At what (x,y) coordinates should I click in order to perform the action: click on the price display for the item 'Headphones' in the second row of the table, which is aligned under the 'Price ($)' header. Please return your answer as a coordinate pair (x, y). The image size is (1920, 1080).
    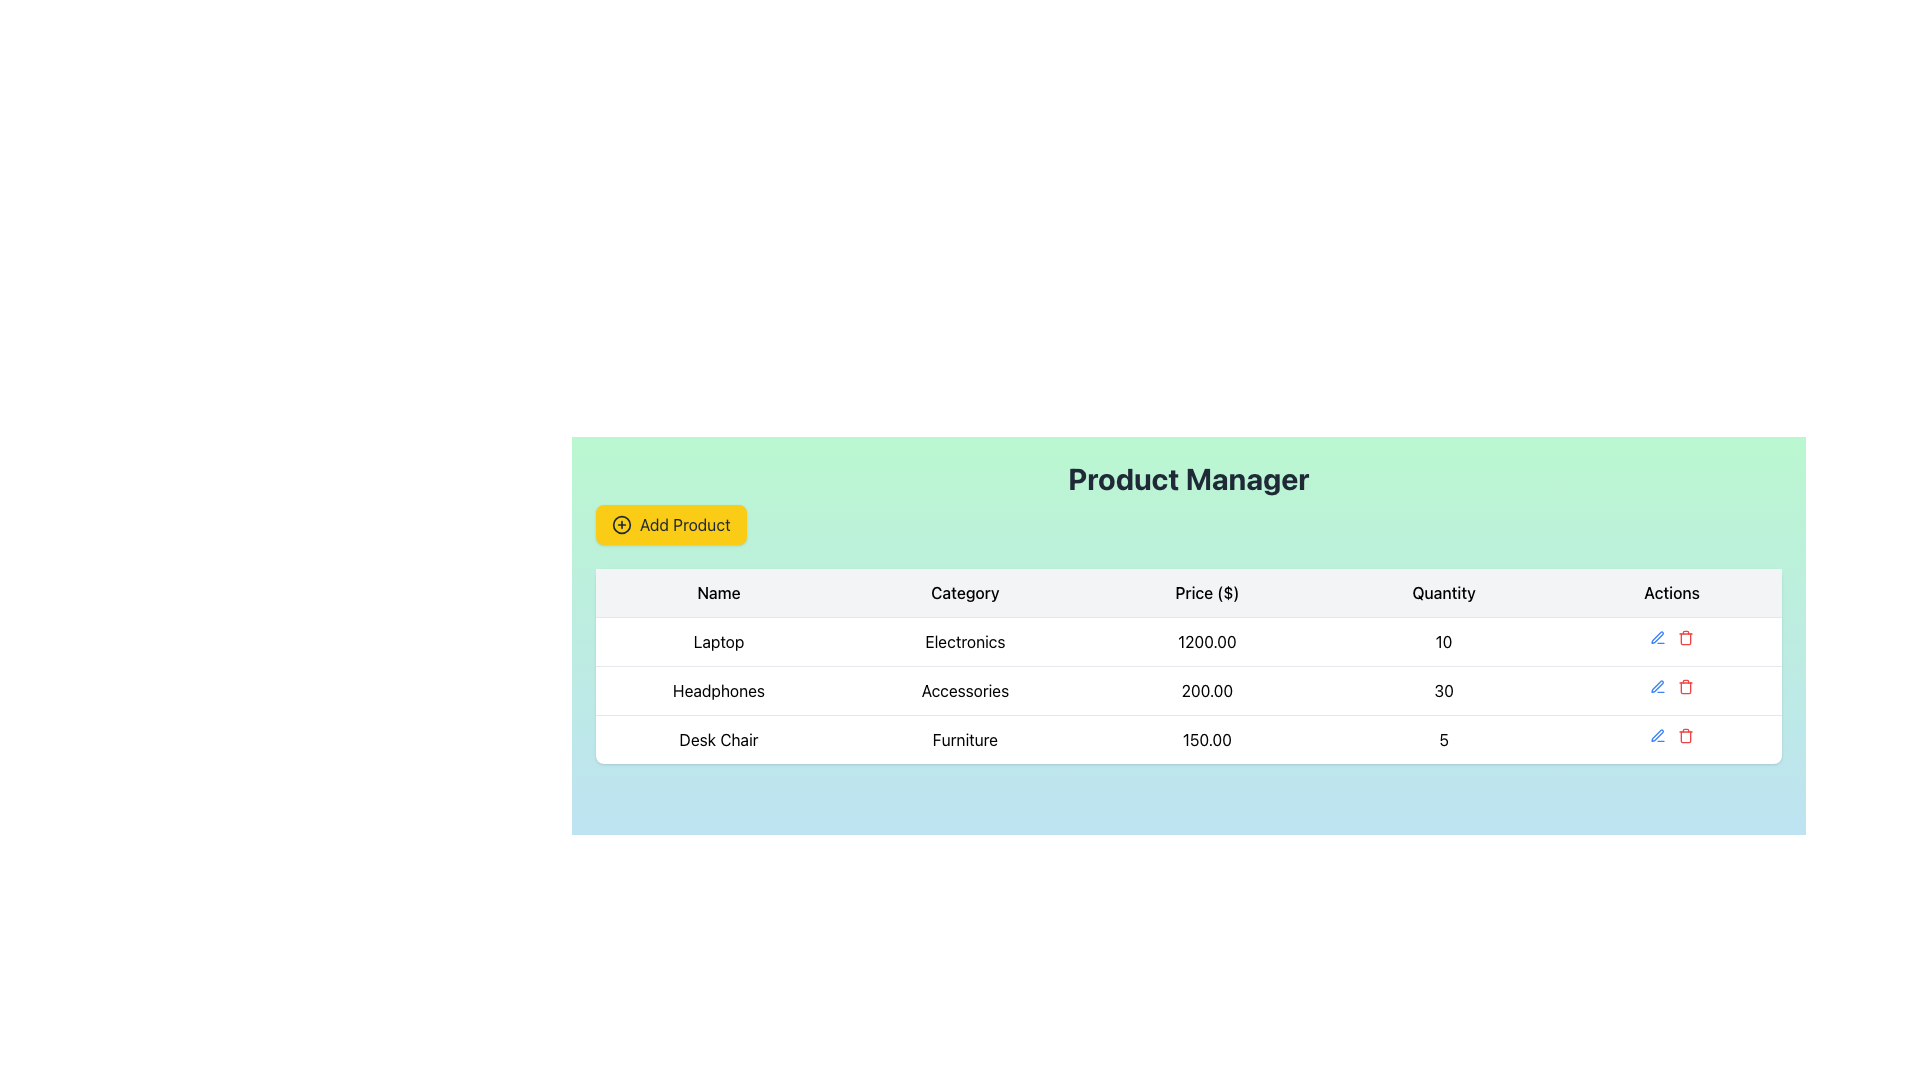
    Looking at the image, I should click on (1206, 689).